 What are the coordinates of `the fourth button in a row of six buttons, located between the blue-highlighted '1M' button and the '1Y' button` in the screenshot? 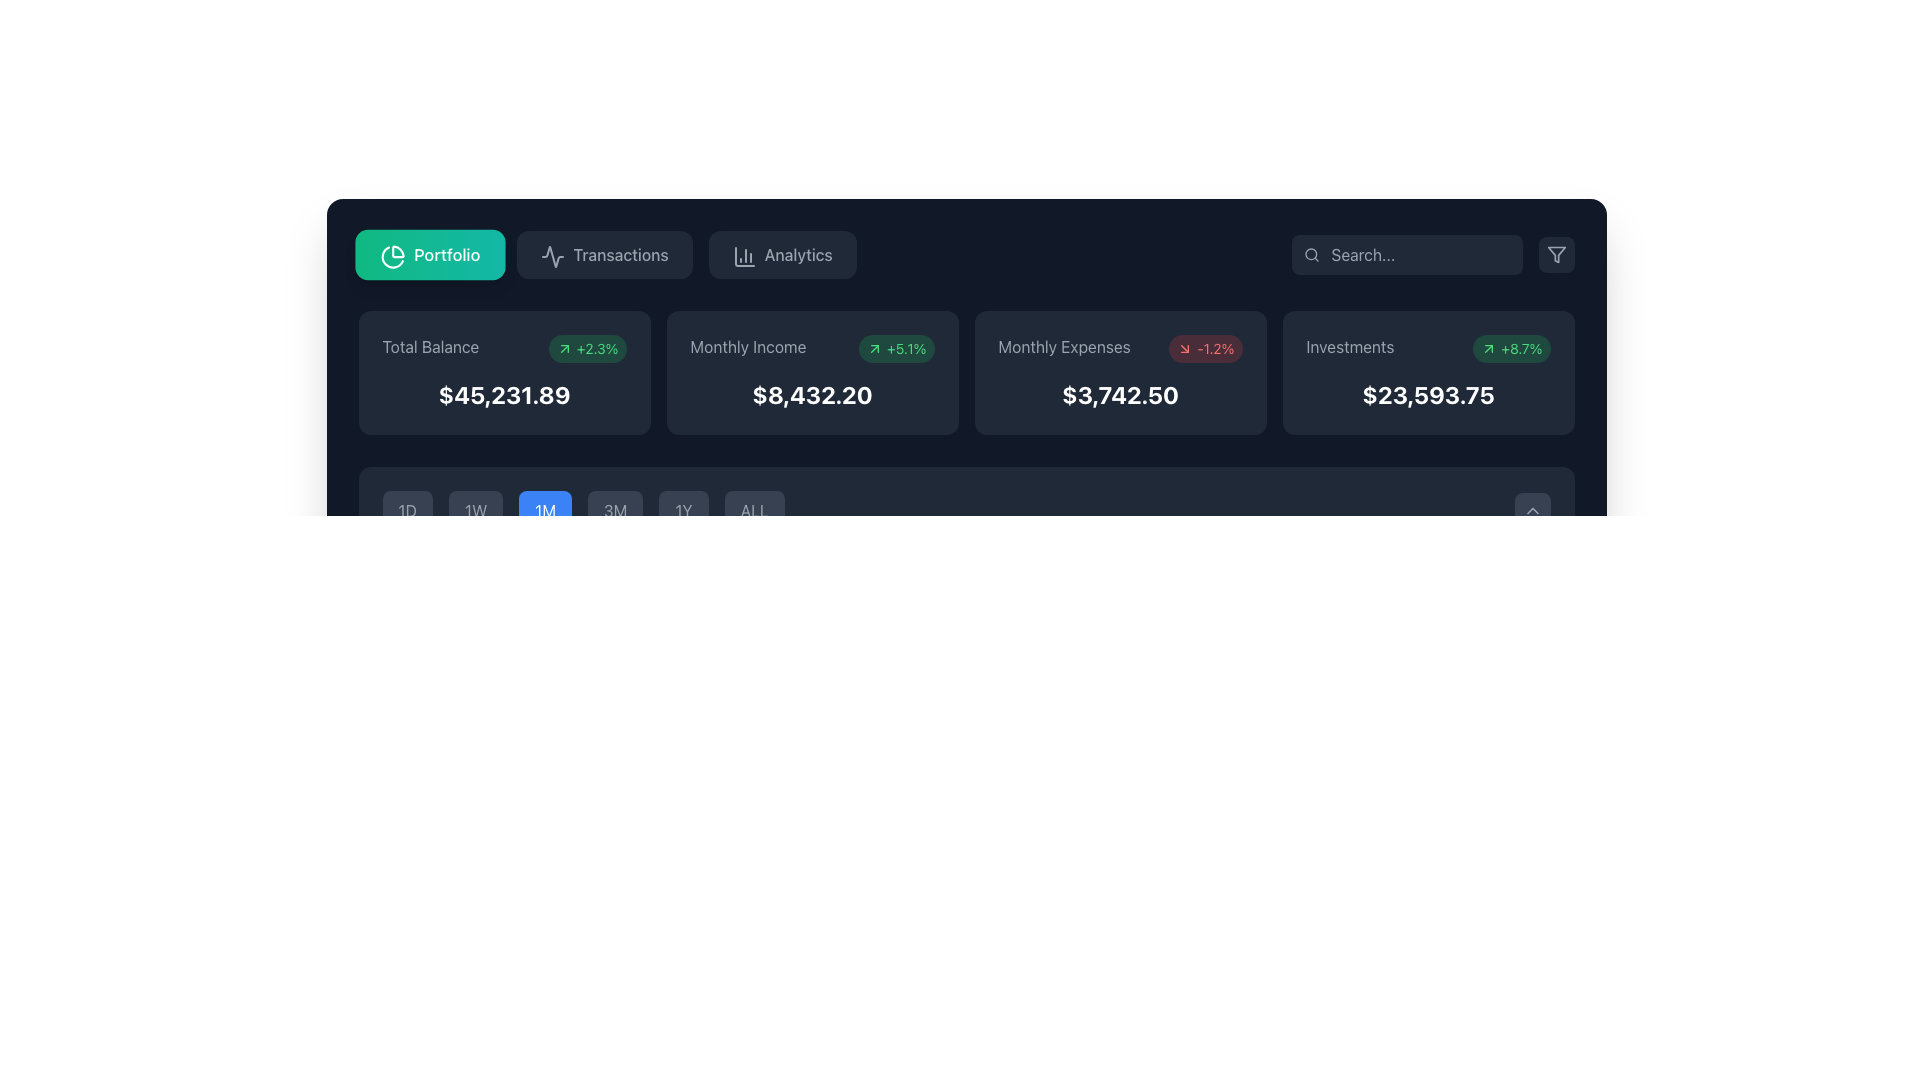 It's located at (614, 509).